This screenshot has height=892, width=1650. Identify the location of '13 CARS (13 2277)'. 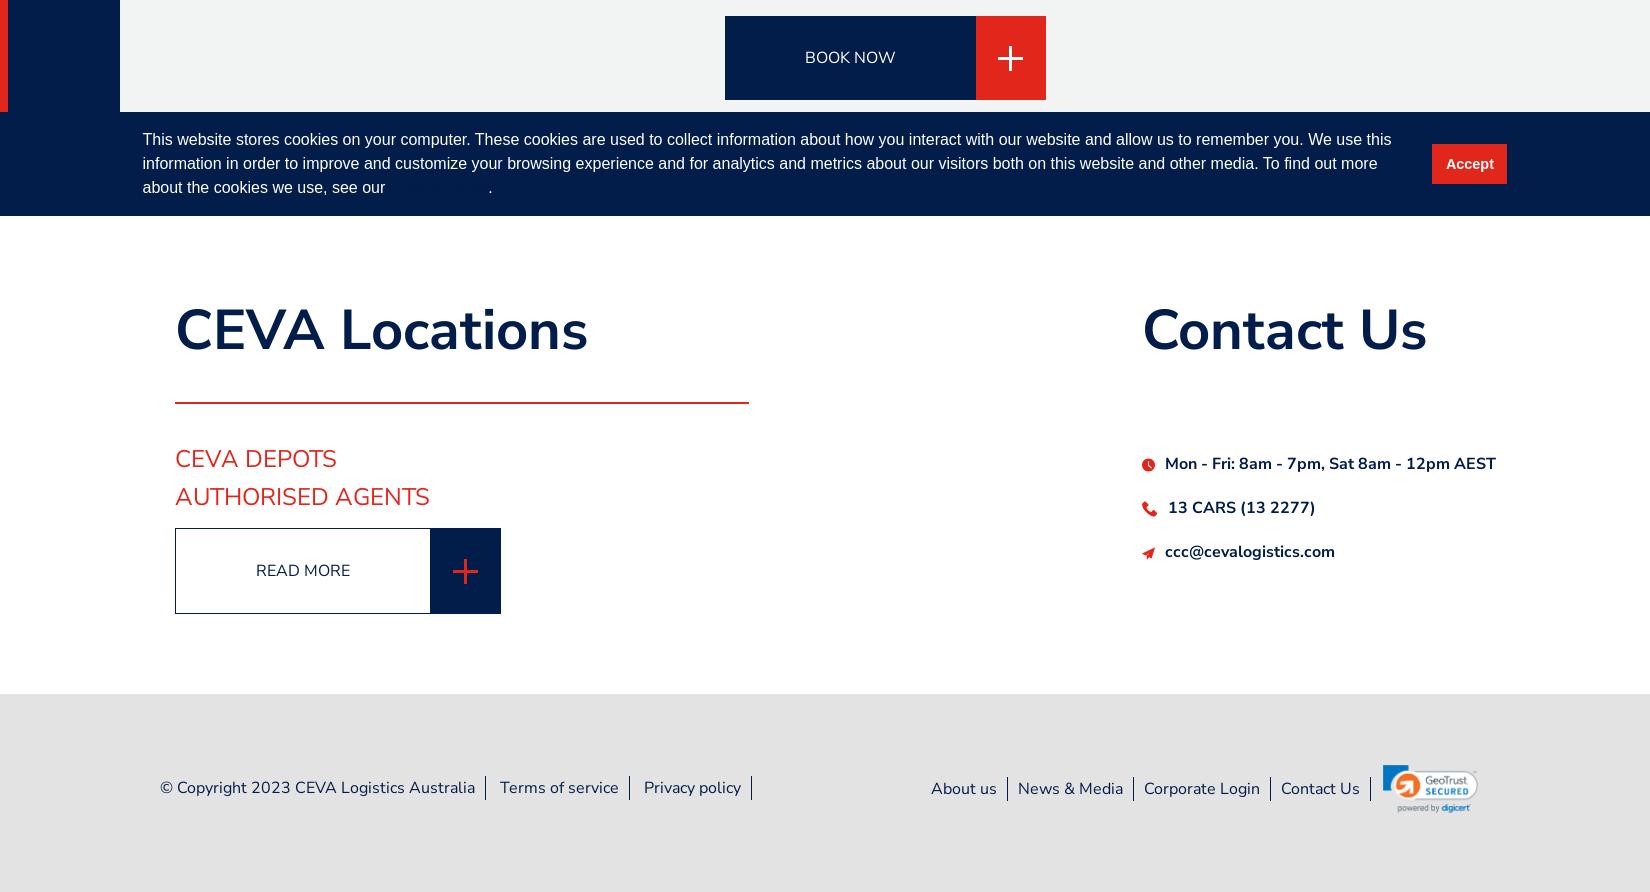
(1239, 507).